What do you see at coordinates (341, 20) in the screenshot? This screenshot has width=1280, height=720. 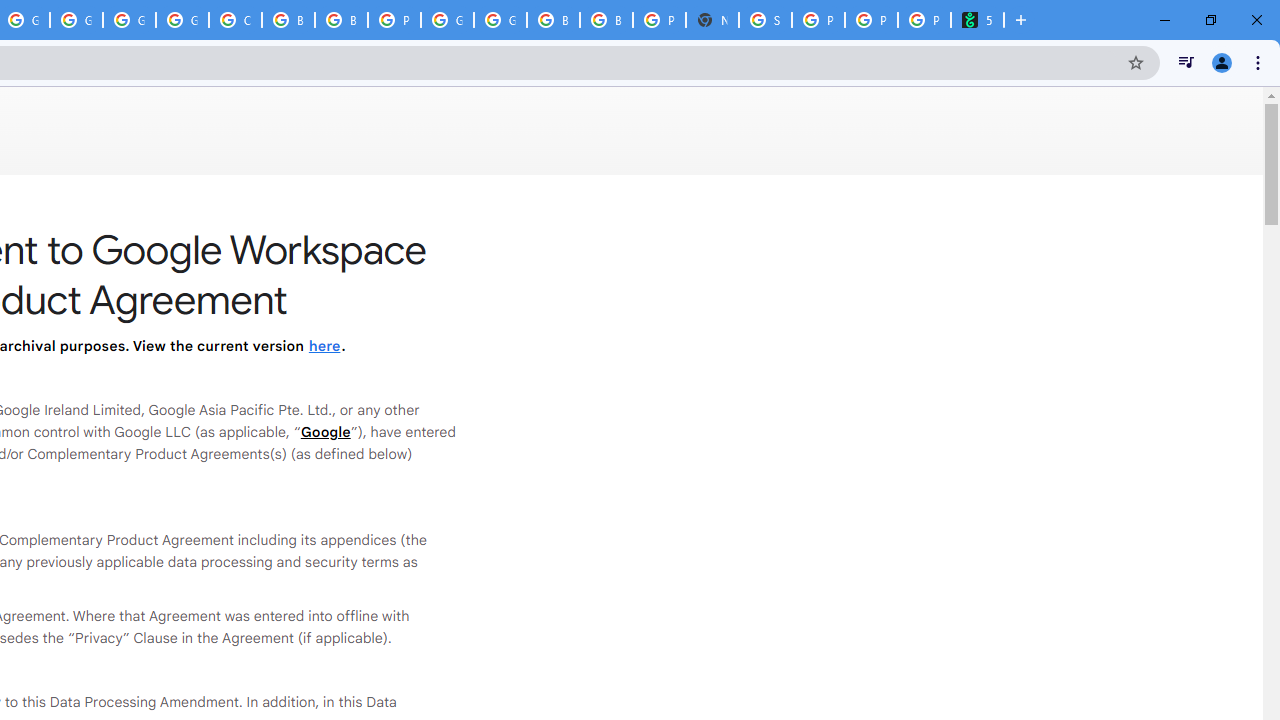 I see `'Browse Chrome as a guest - Computer - Google Chrome Help'` at bounding box center [341, 20].